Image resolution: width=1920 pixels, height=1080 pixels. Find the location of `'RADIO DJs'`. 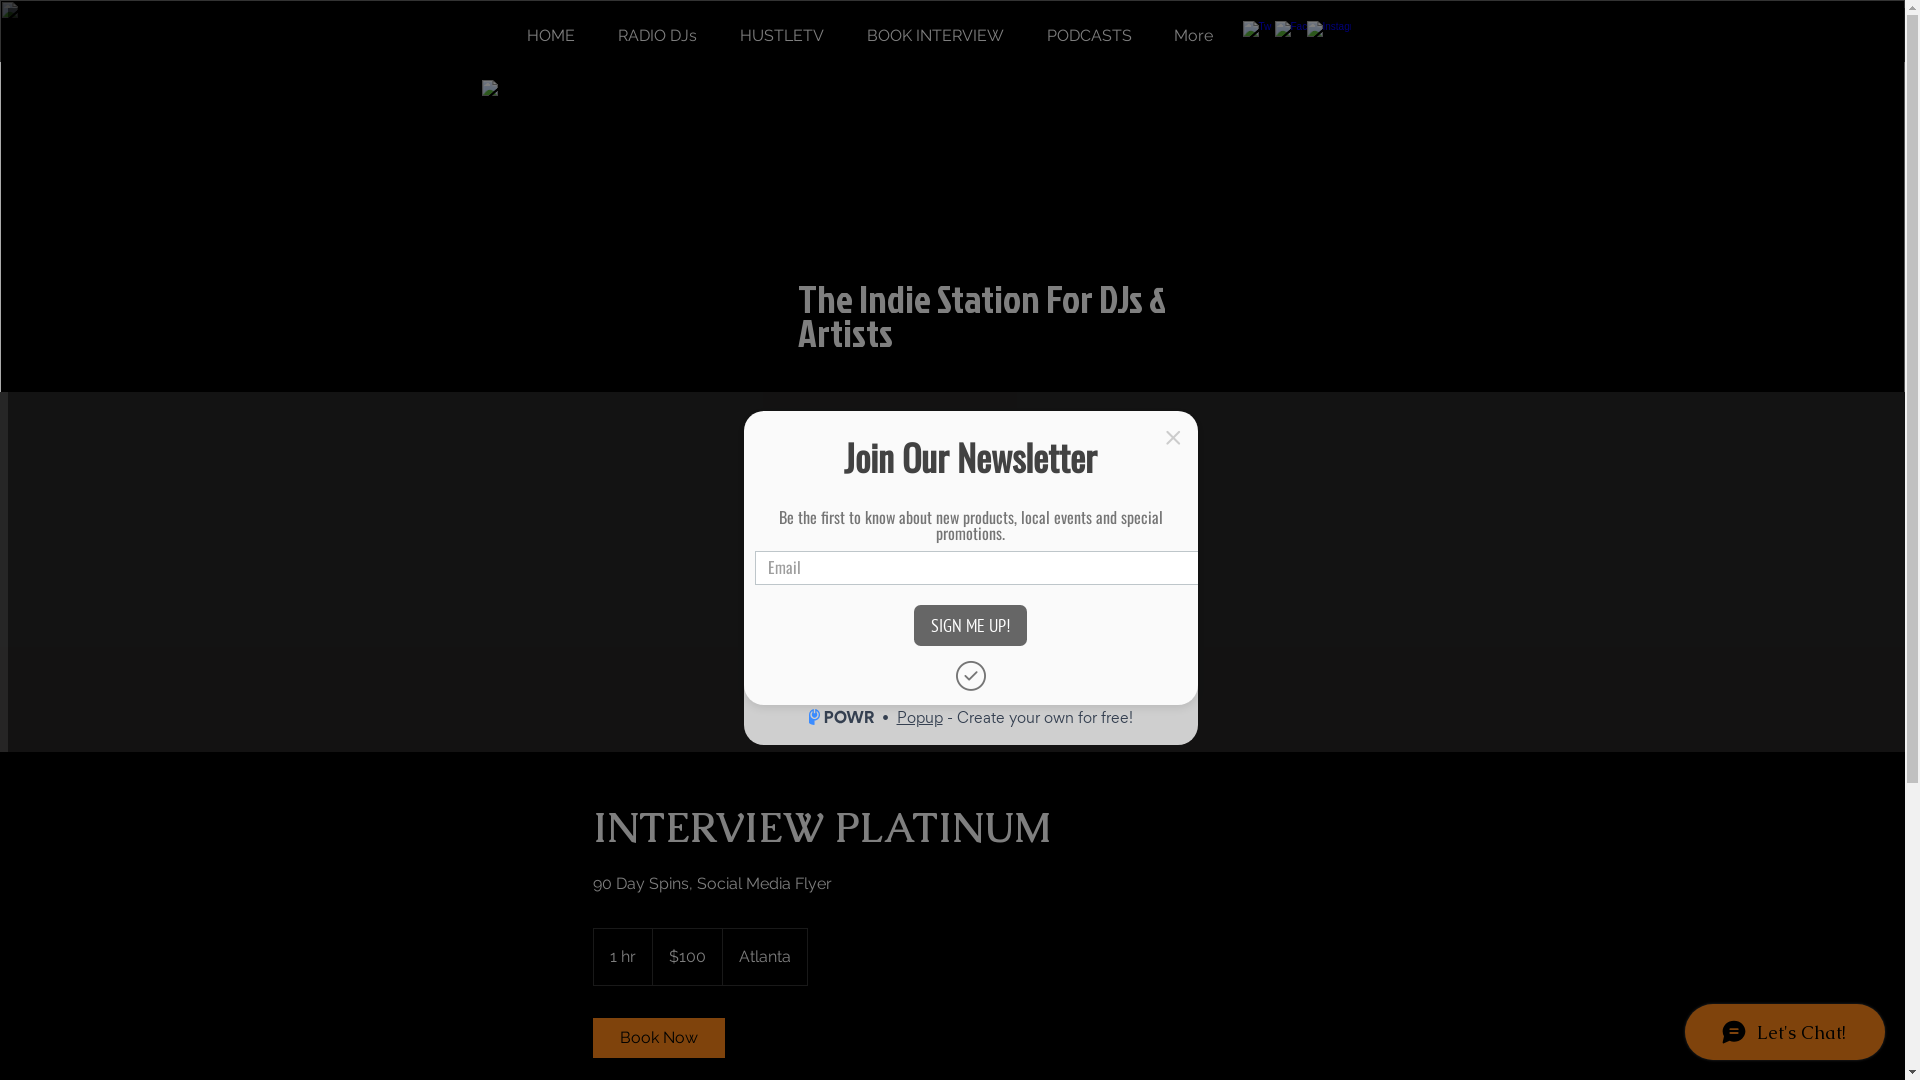

'RADIO DJs' is located at coordinates (657, 35).